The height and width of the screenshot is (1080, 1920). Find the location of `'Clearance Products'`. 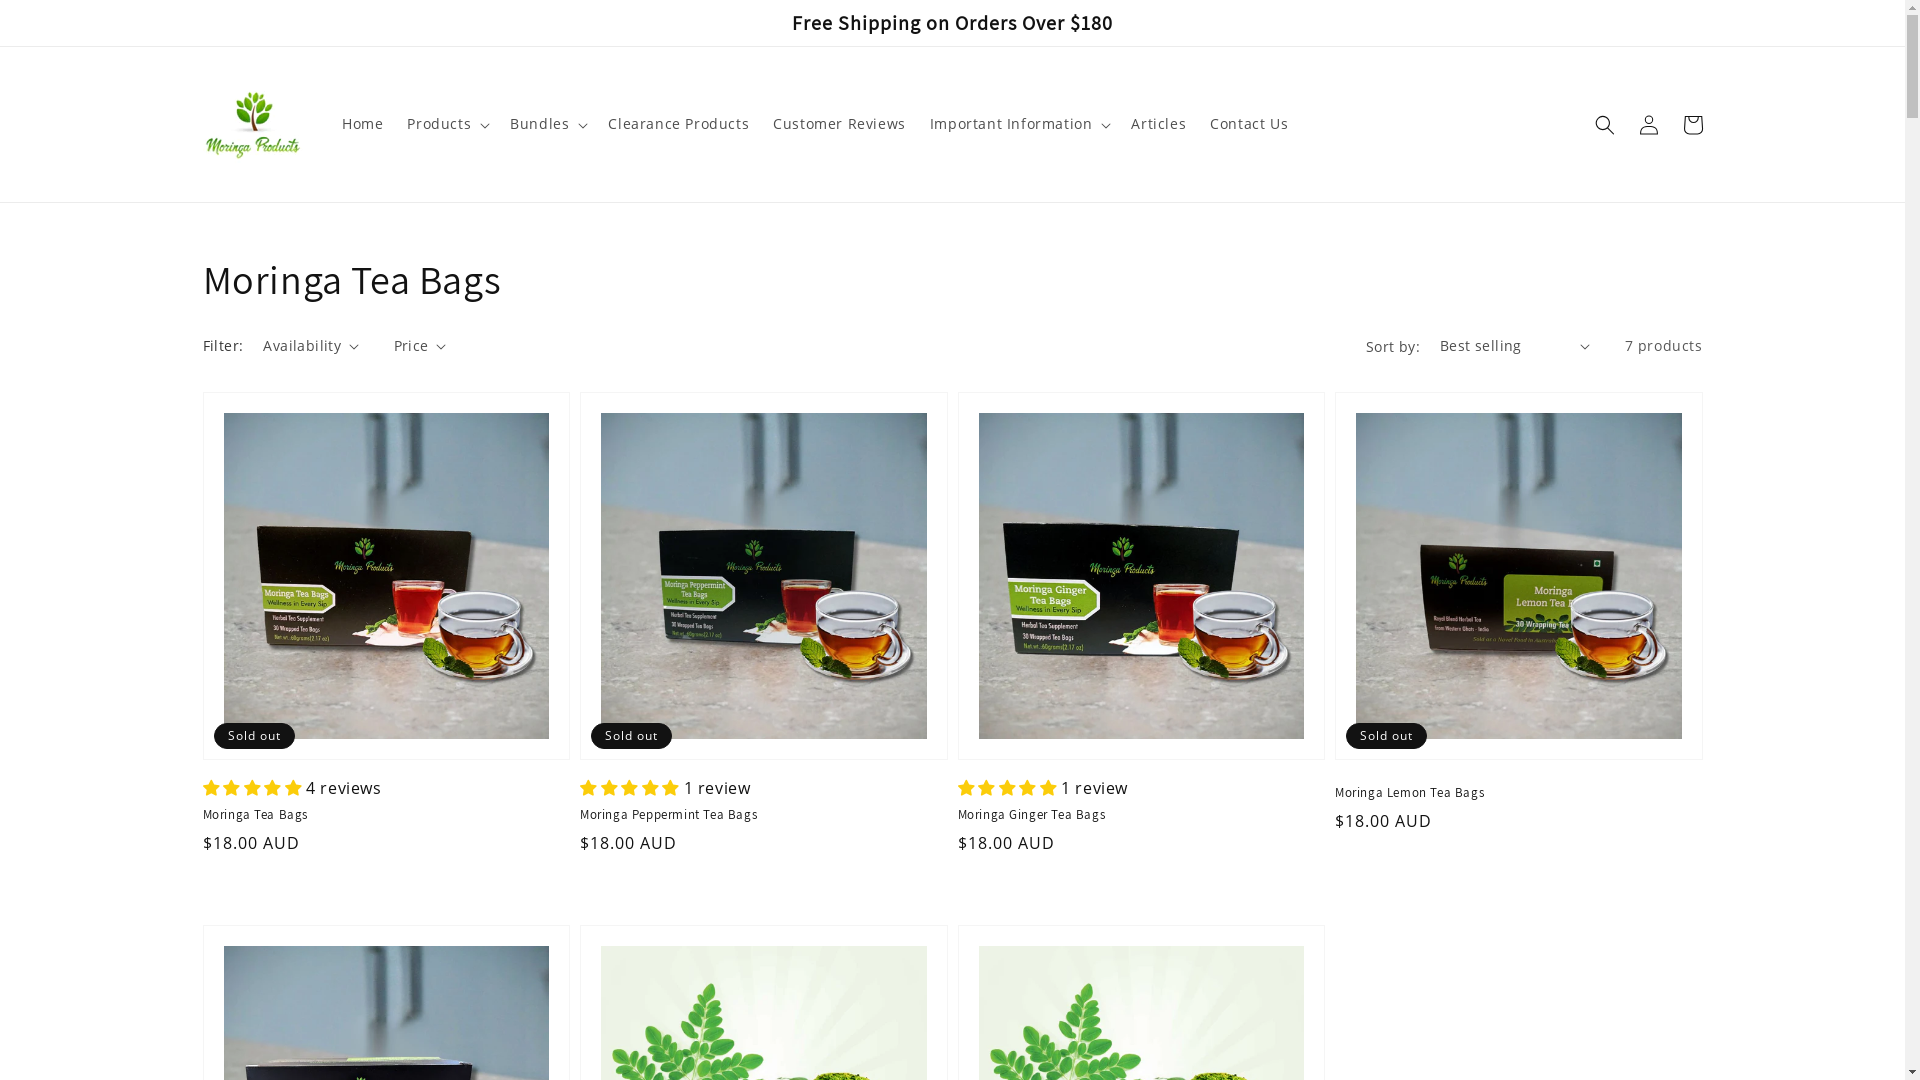

'Clearance Products' is located at coordinates (678, 123).